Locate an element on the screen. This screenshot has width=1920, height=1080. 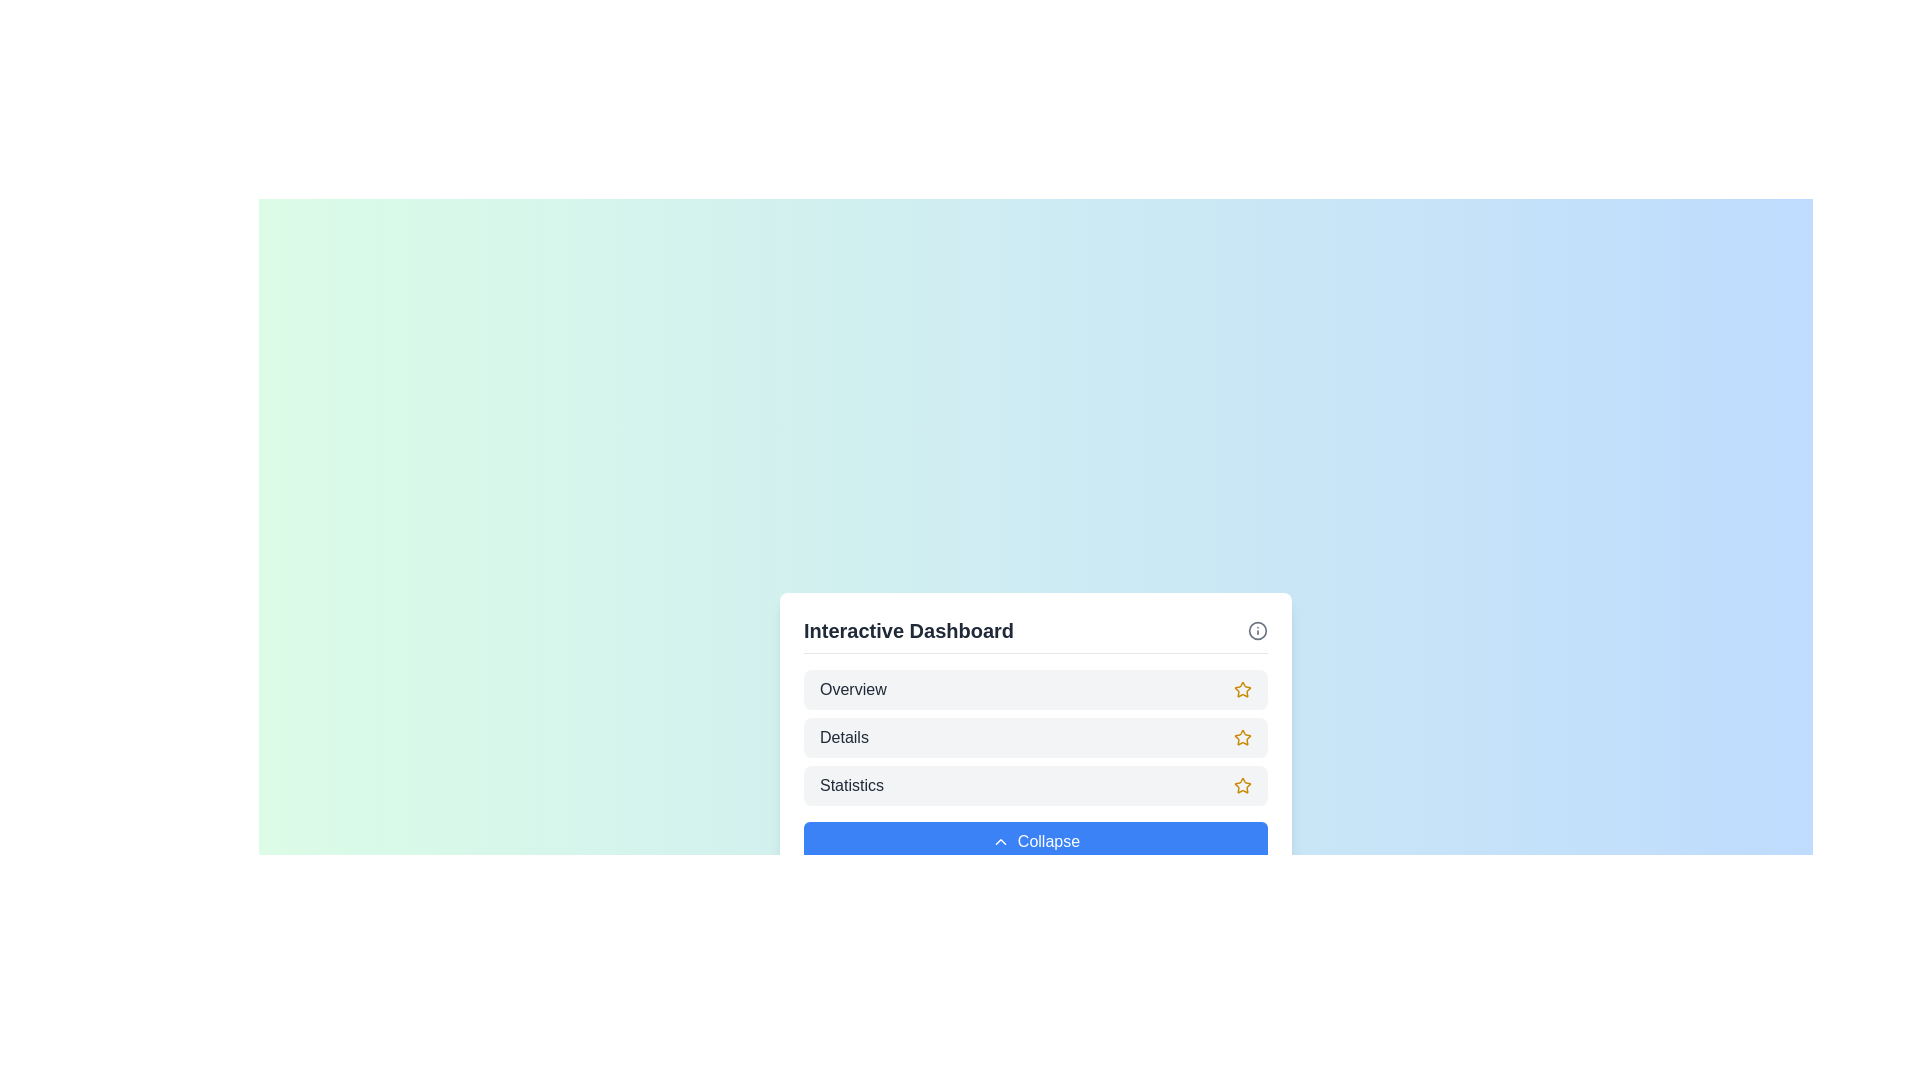
the yellow five-pointed star icon located to the right of the 'Details' text is located at coordinates (1242, 737).